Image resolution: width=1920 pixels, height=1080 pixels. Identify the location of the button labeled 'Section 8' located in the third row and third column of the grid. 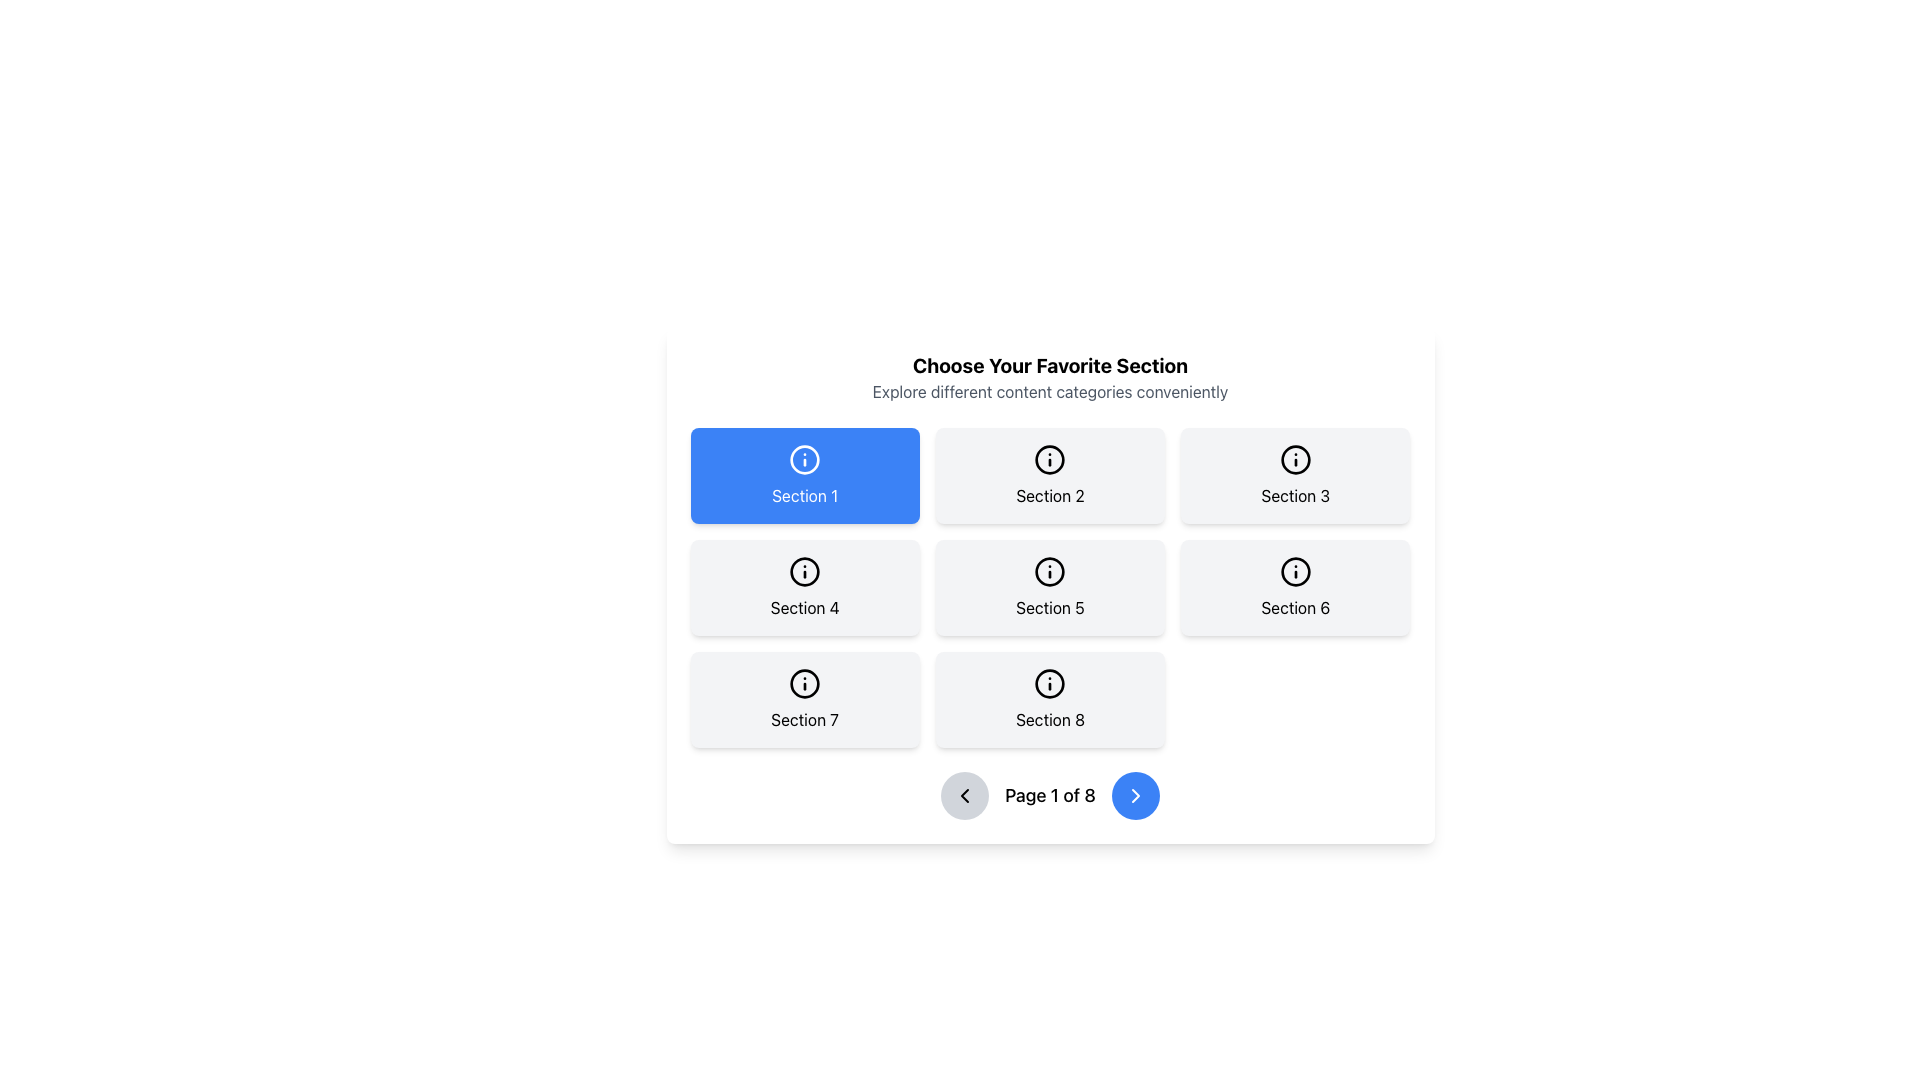
(1049, 698).